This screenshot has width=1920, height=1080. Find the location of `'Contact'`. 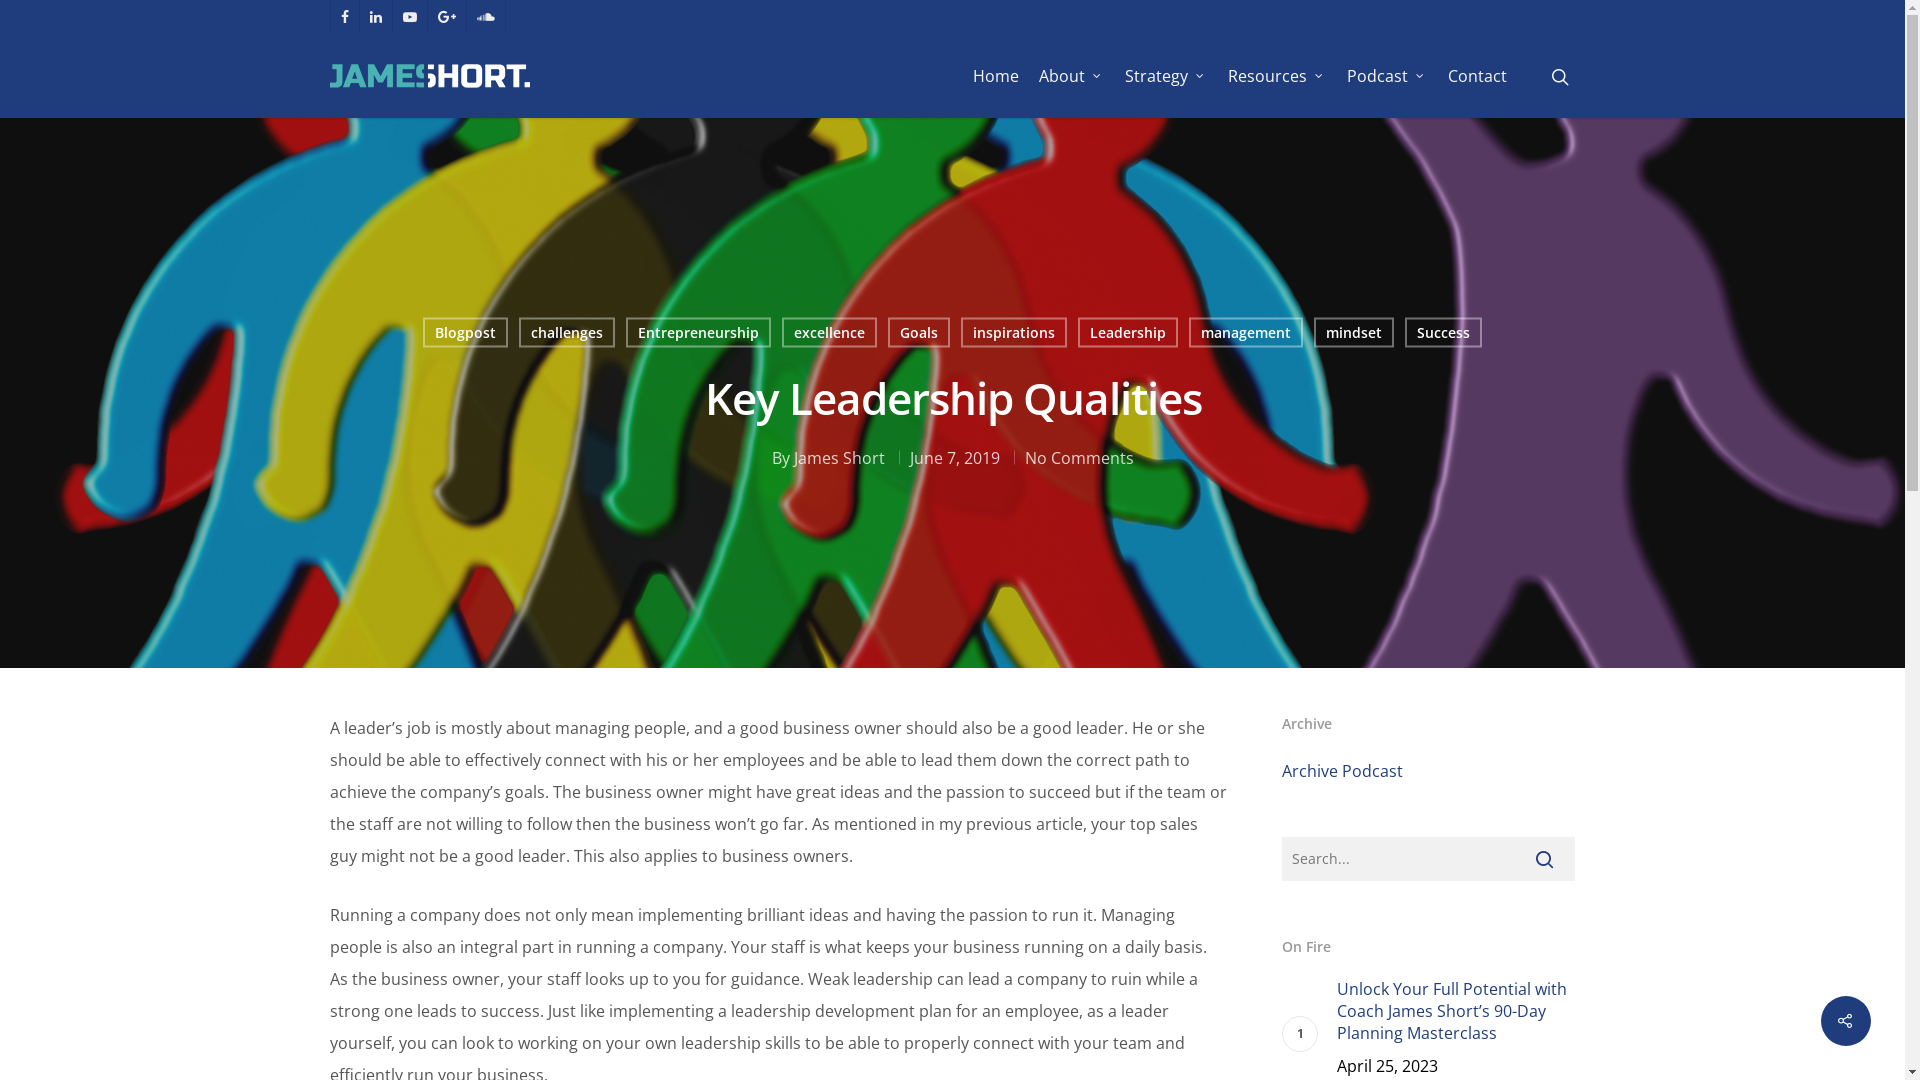

'Contact' is located at coordinates (1477, 75).